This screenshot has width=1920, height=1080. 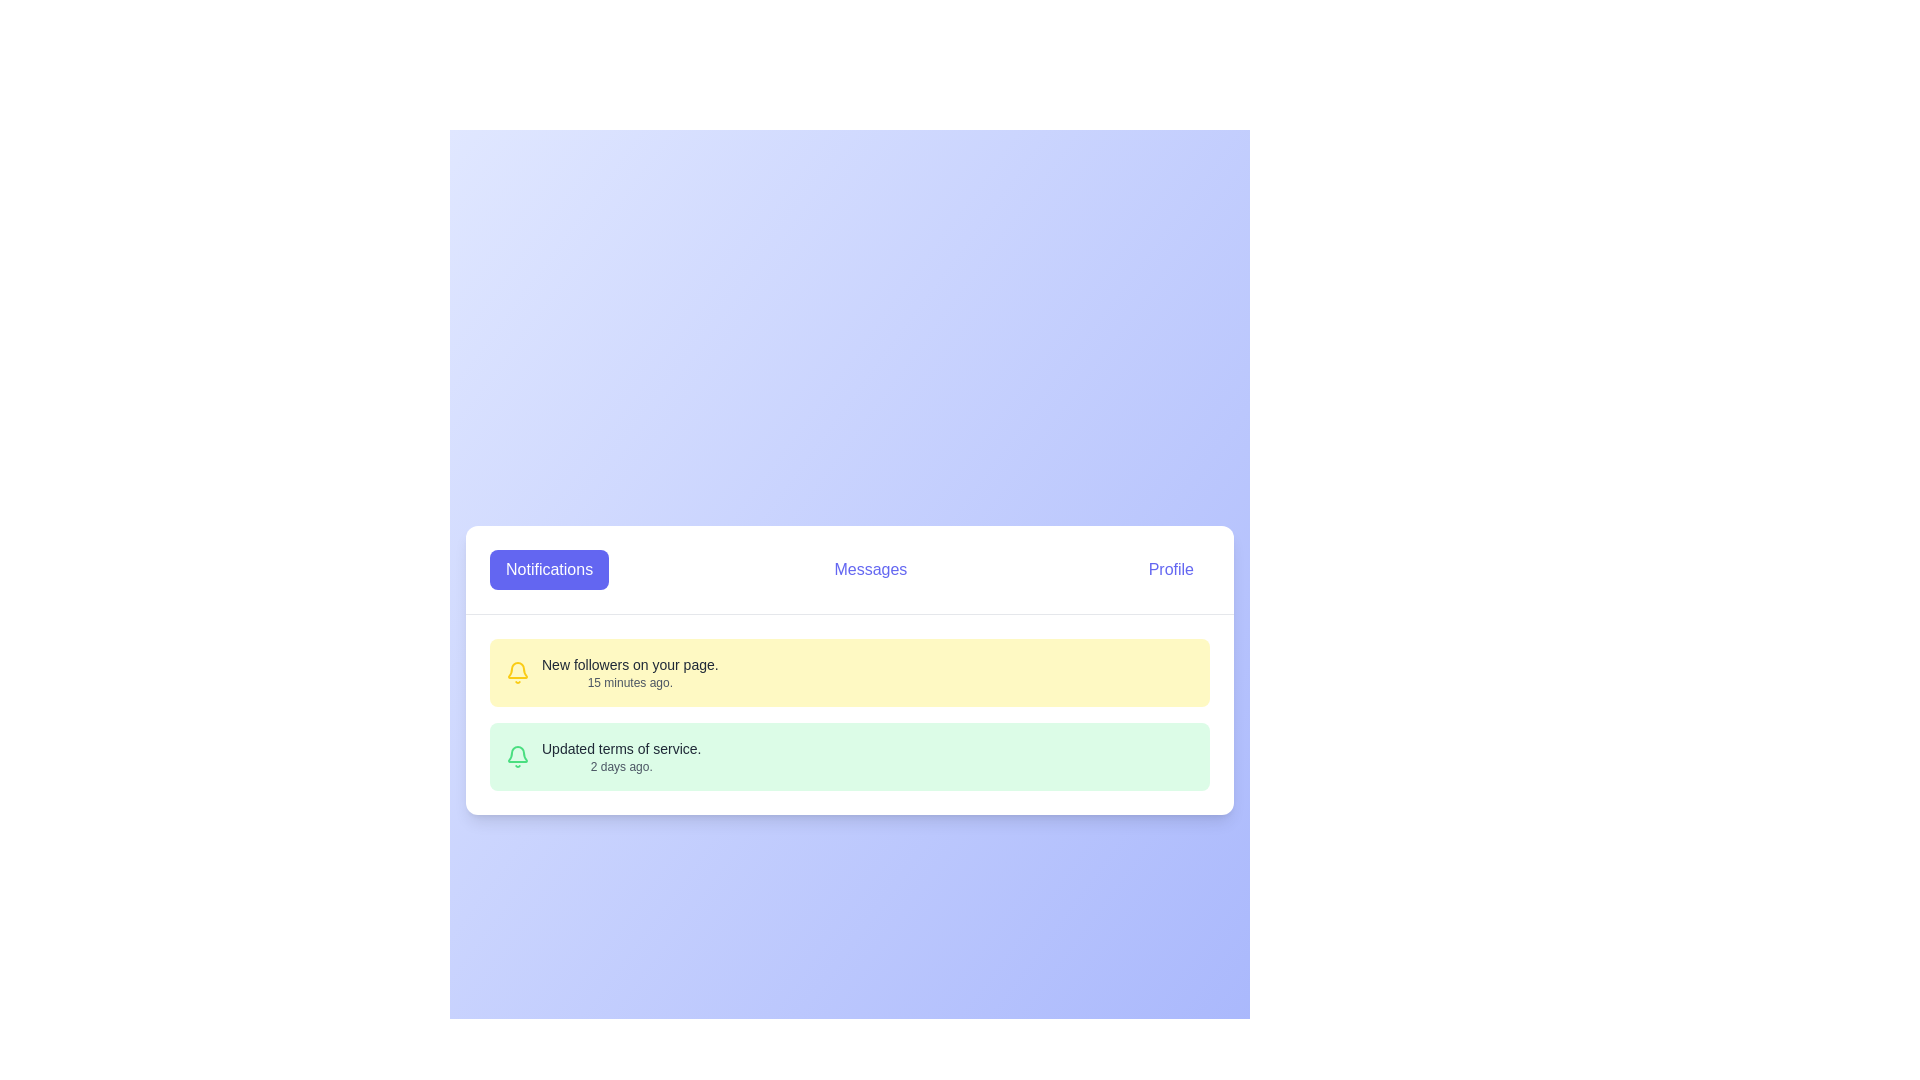 I want to click on the notification with the text 'New followers on your page.' located within the first notification card beneath the header tabs labeled 'Notifications', 'Messages', and 'Profile', so click(x=629, y=672).